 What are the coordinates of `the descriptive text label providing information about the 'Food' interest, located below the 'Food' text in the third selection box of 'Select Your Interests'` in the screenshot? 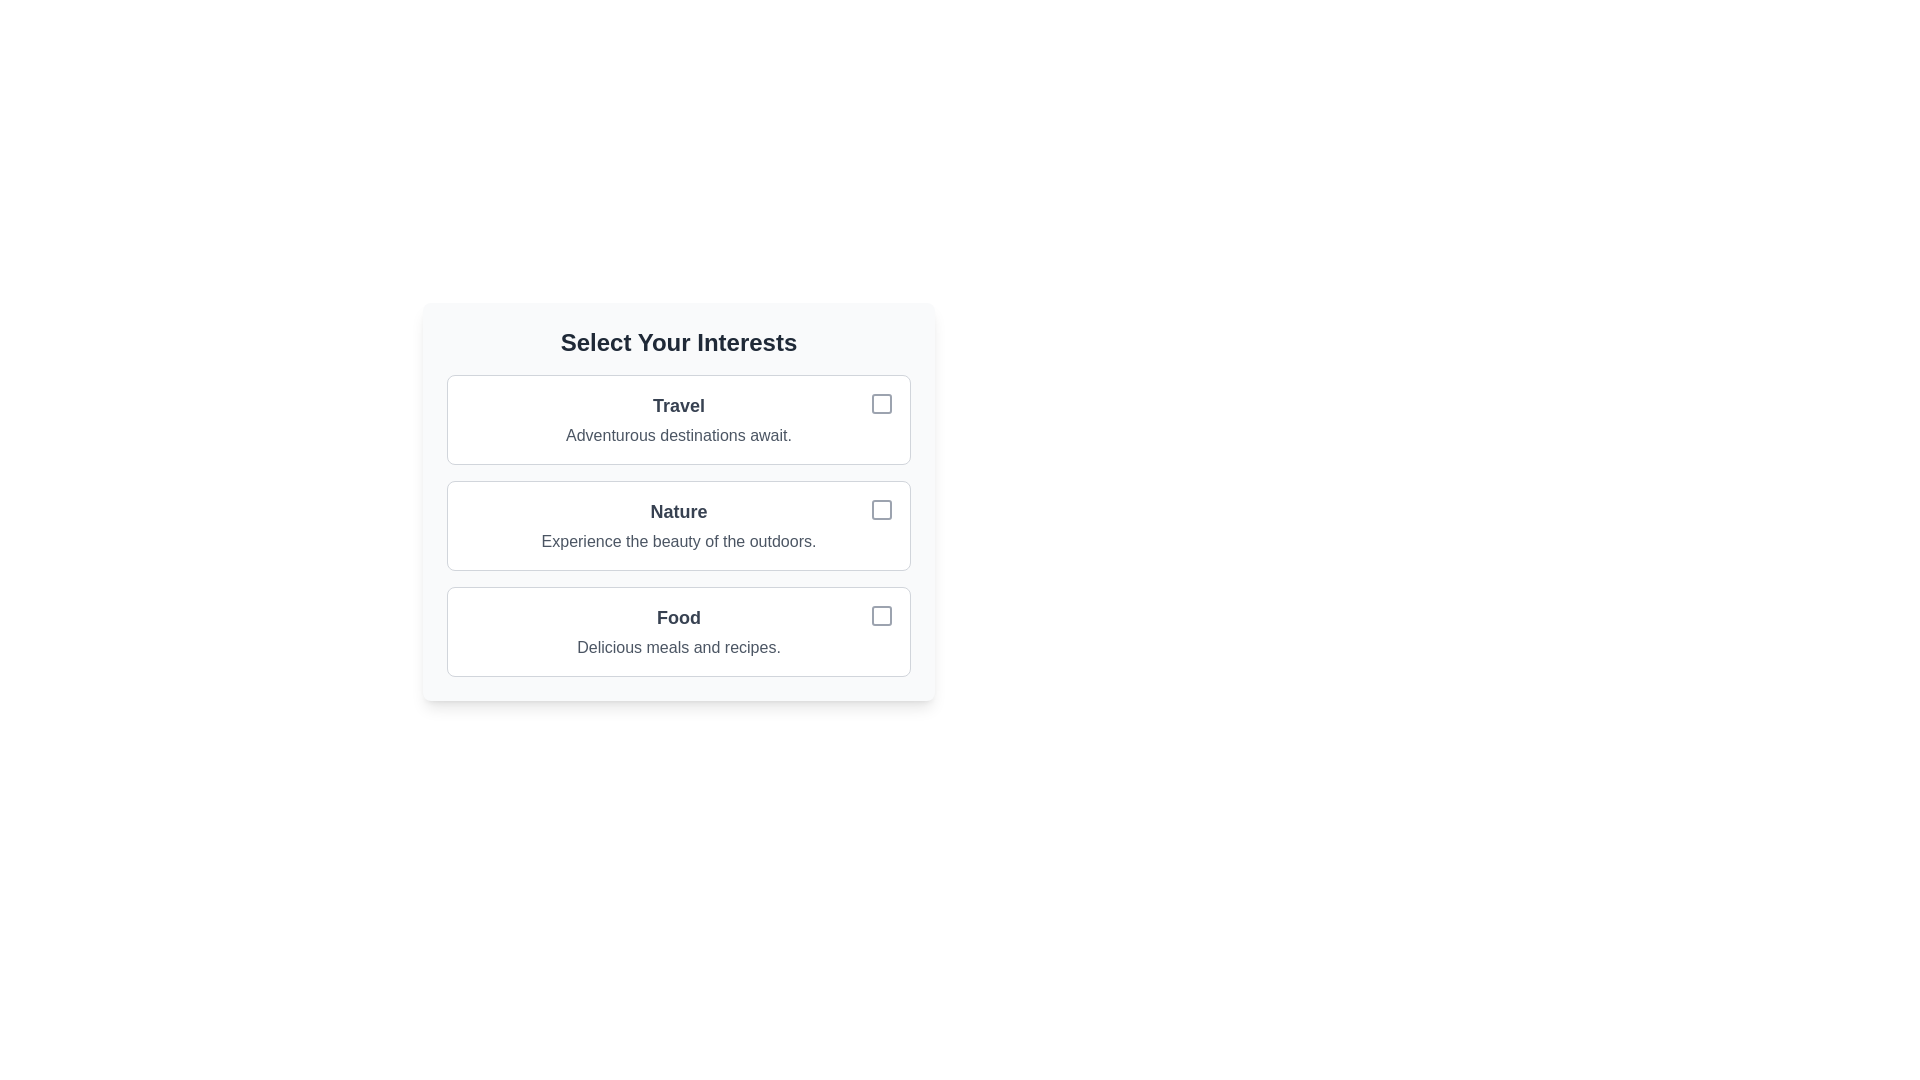 It's located at (678, 648).